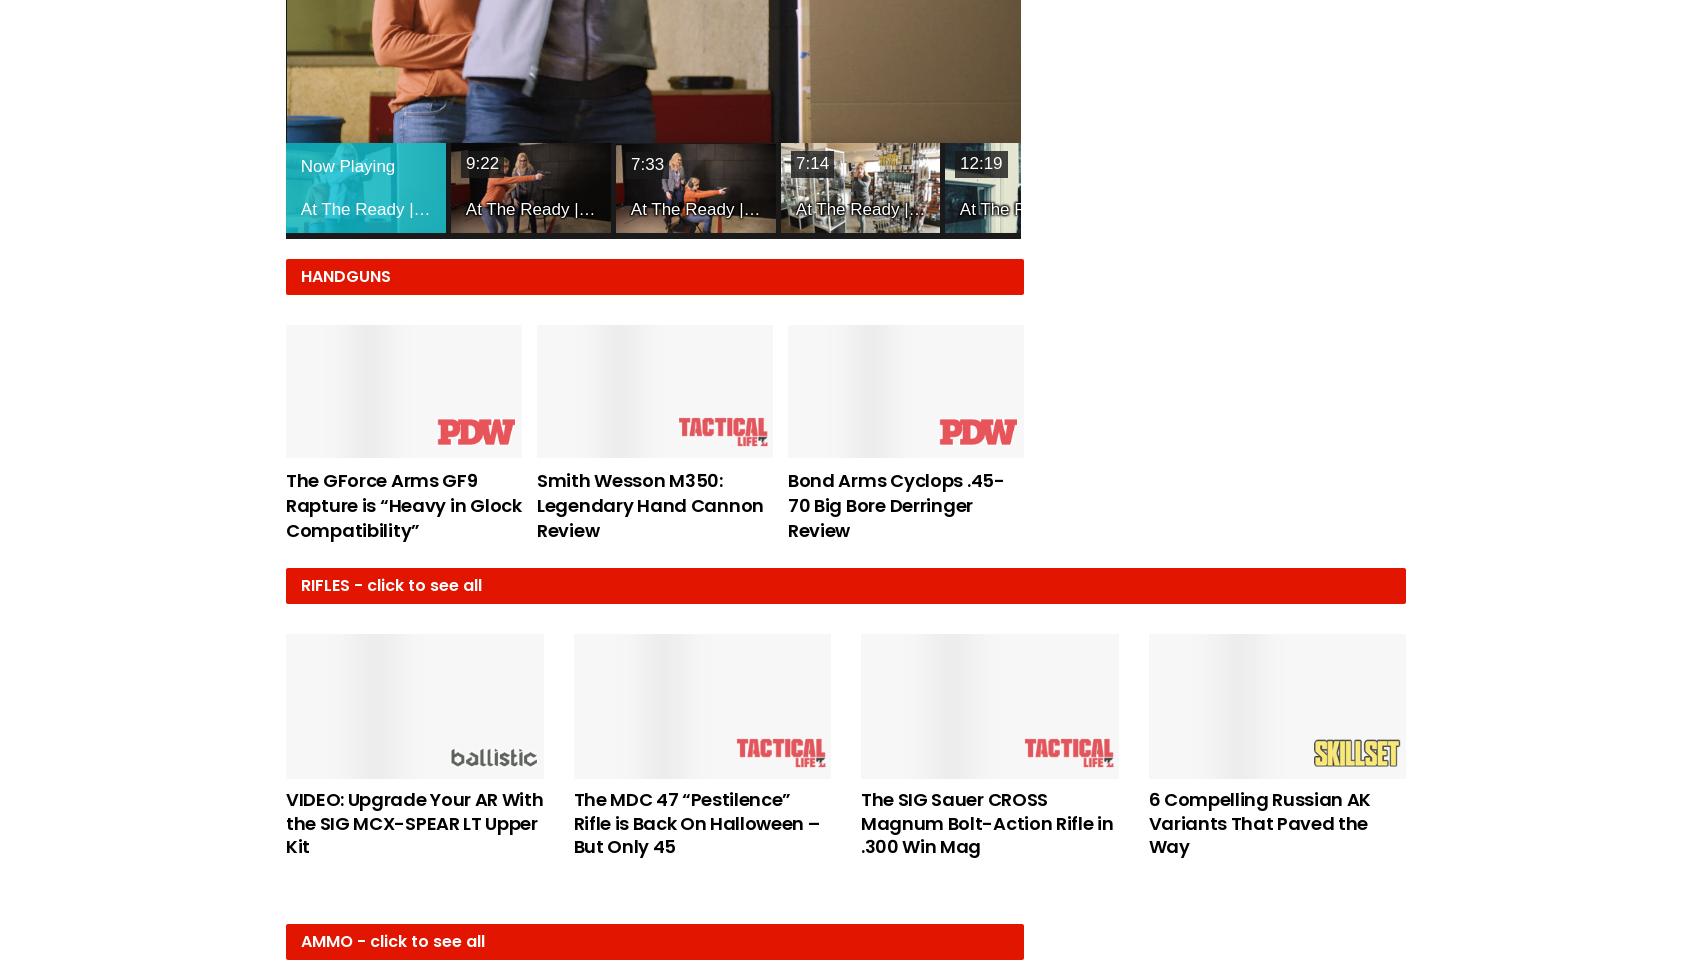 The image size is (1692, 963). What do you see at coordinates (346, 165) in the screenshot?
I see `'Now Playing'` at bounding box center [346, 165].